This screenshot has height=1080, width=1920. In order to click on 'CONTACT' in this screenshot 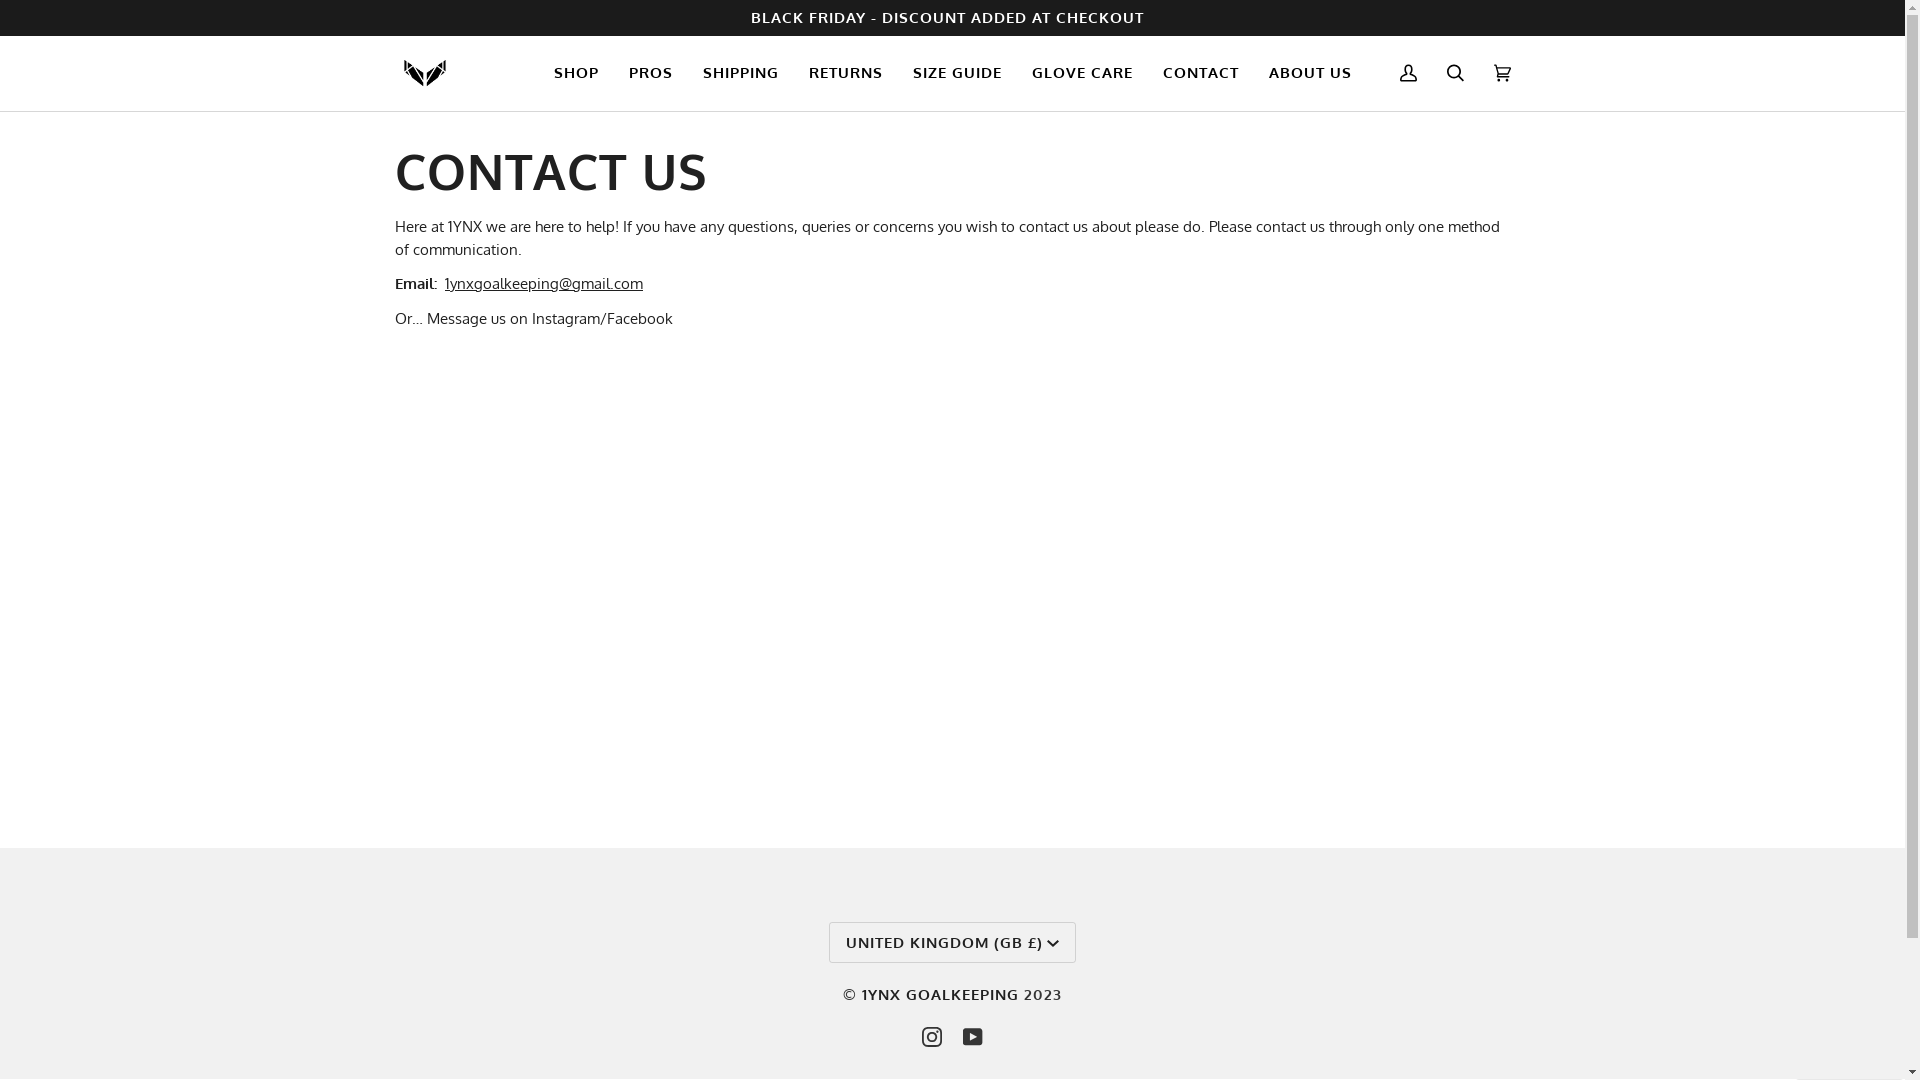, I will do `click(1200, 72)`.